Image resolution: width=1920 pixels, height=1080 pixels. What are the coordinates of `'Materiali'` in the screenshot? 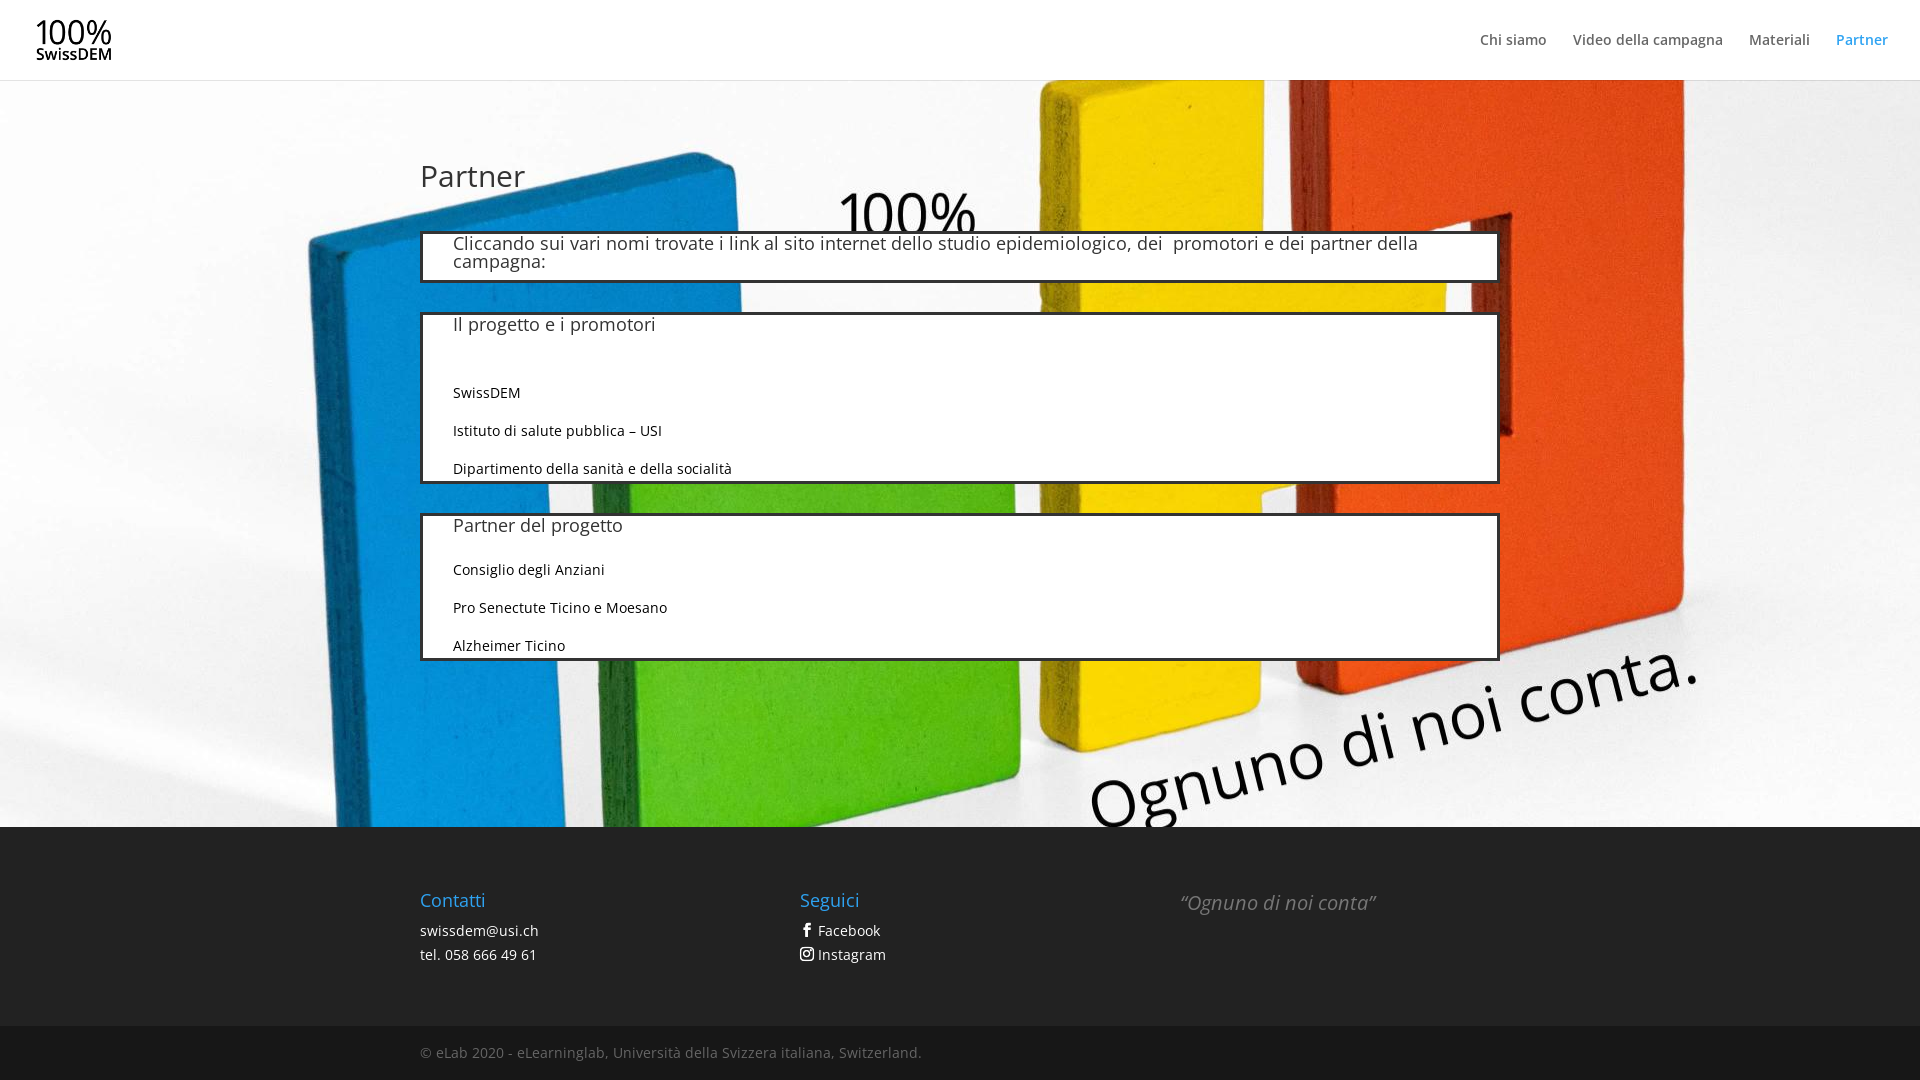 It's located at (1747, 55).